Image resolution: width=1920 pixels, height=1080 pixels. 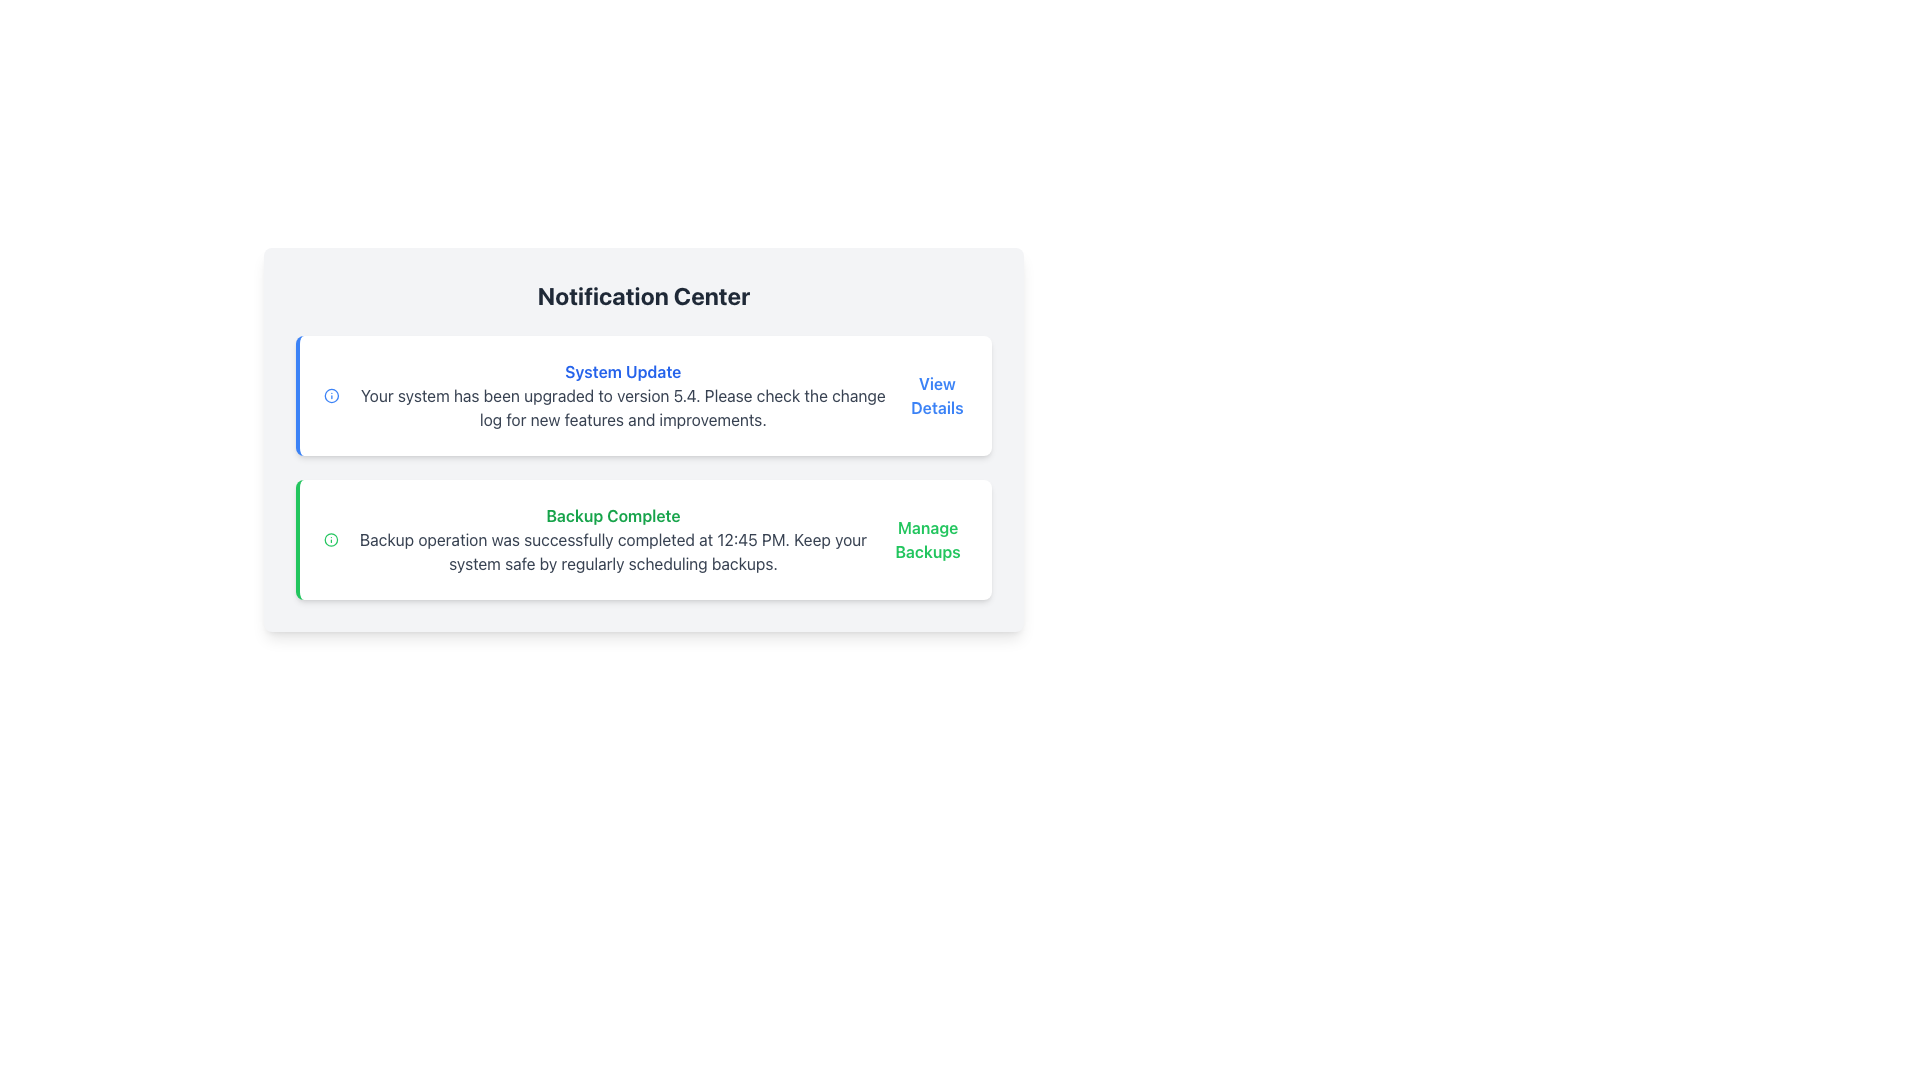 What do you see at coordinates (622, 407) in the screenshot?
I see `the text element that states 'Your system has been upgraded to version 5.4. Please check the change log for new features and improvements.' within the 'System Update' notification box` at bounding box center [622, 407].